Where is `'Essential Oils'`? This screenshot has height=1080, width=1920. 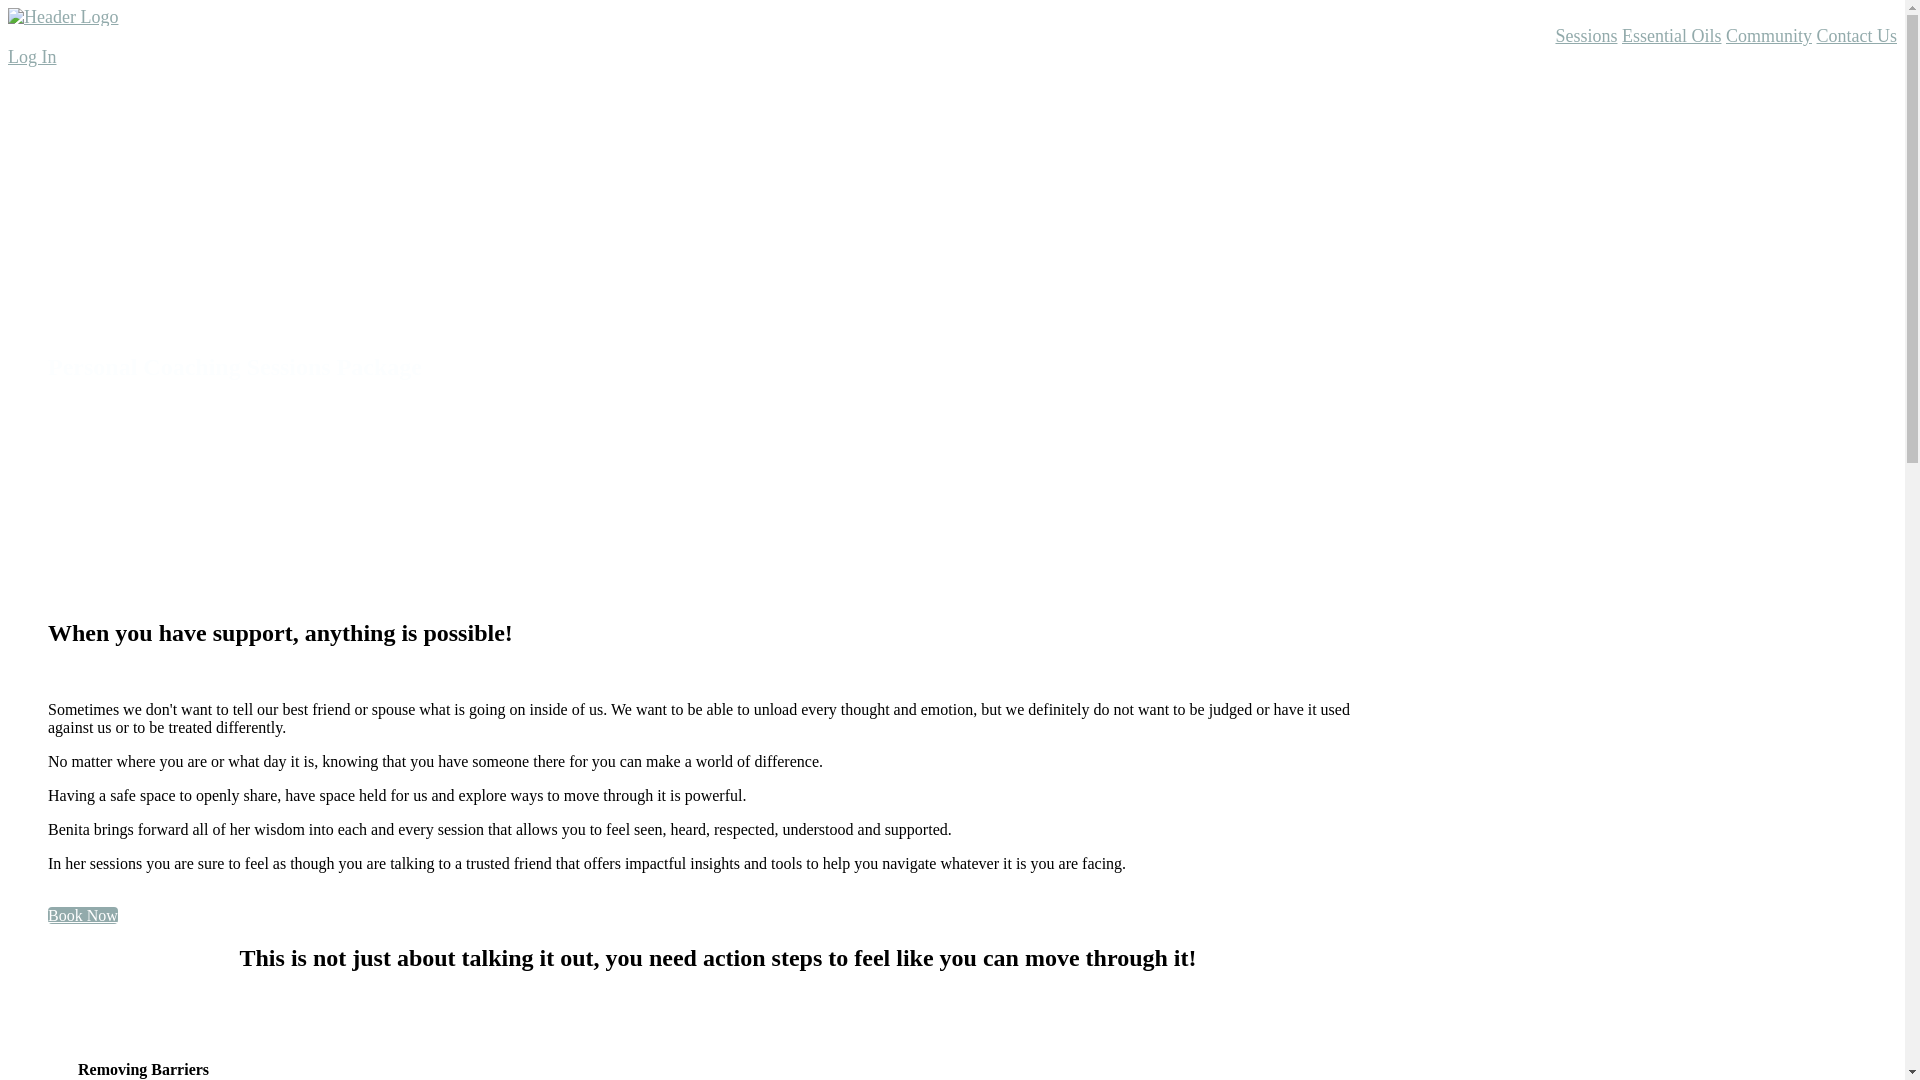
'Essential Oils' is located at coordinates (1671, 35).